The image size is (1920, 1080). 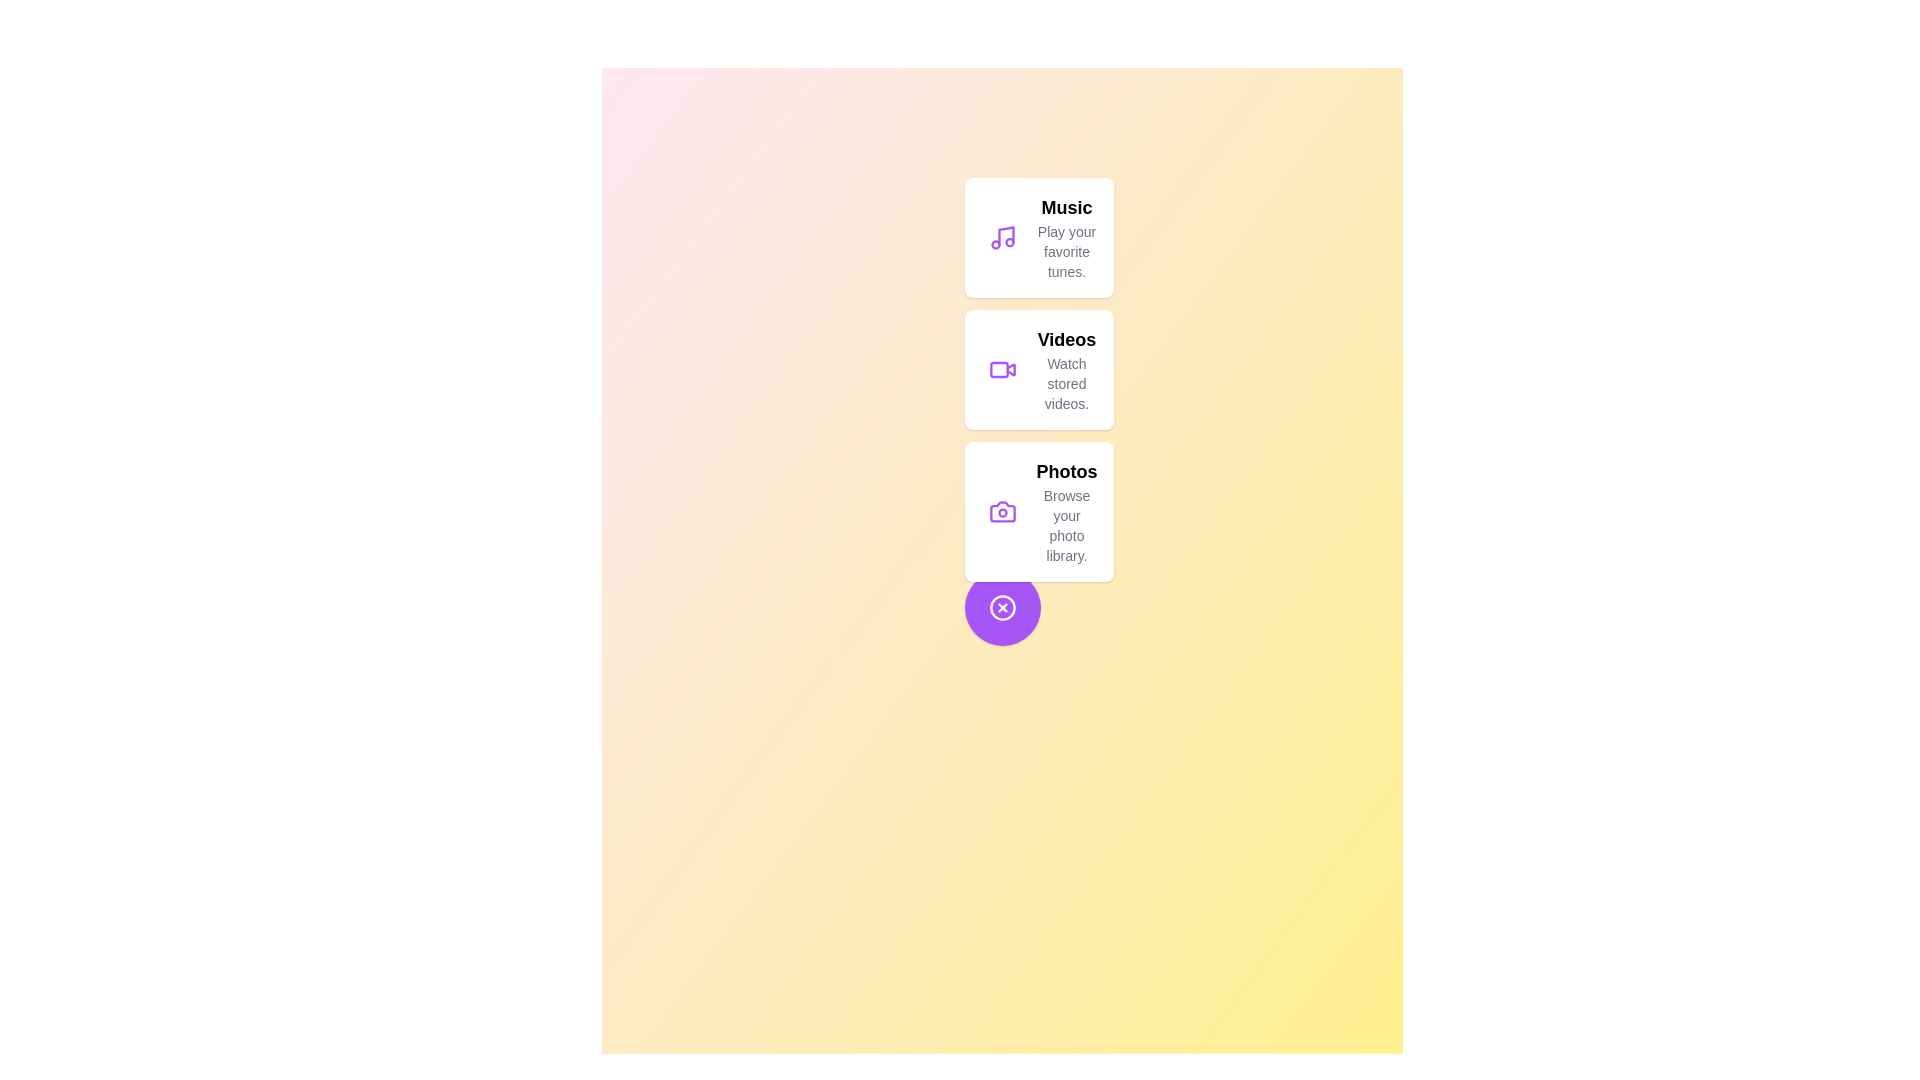 I want to click on the central button to toggle the menu, so click(x=1002, y=607).